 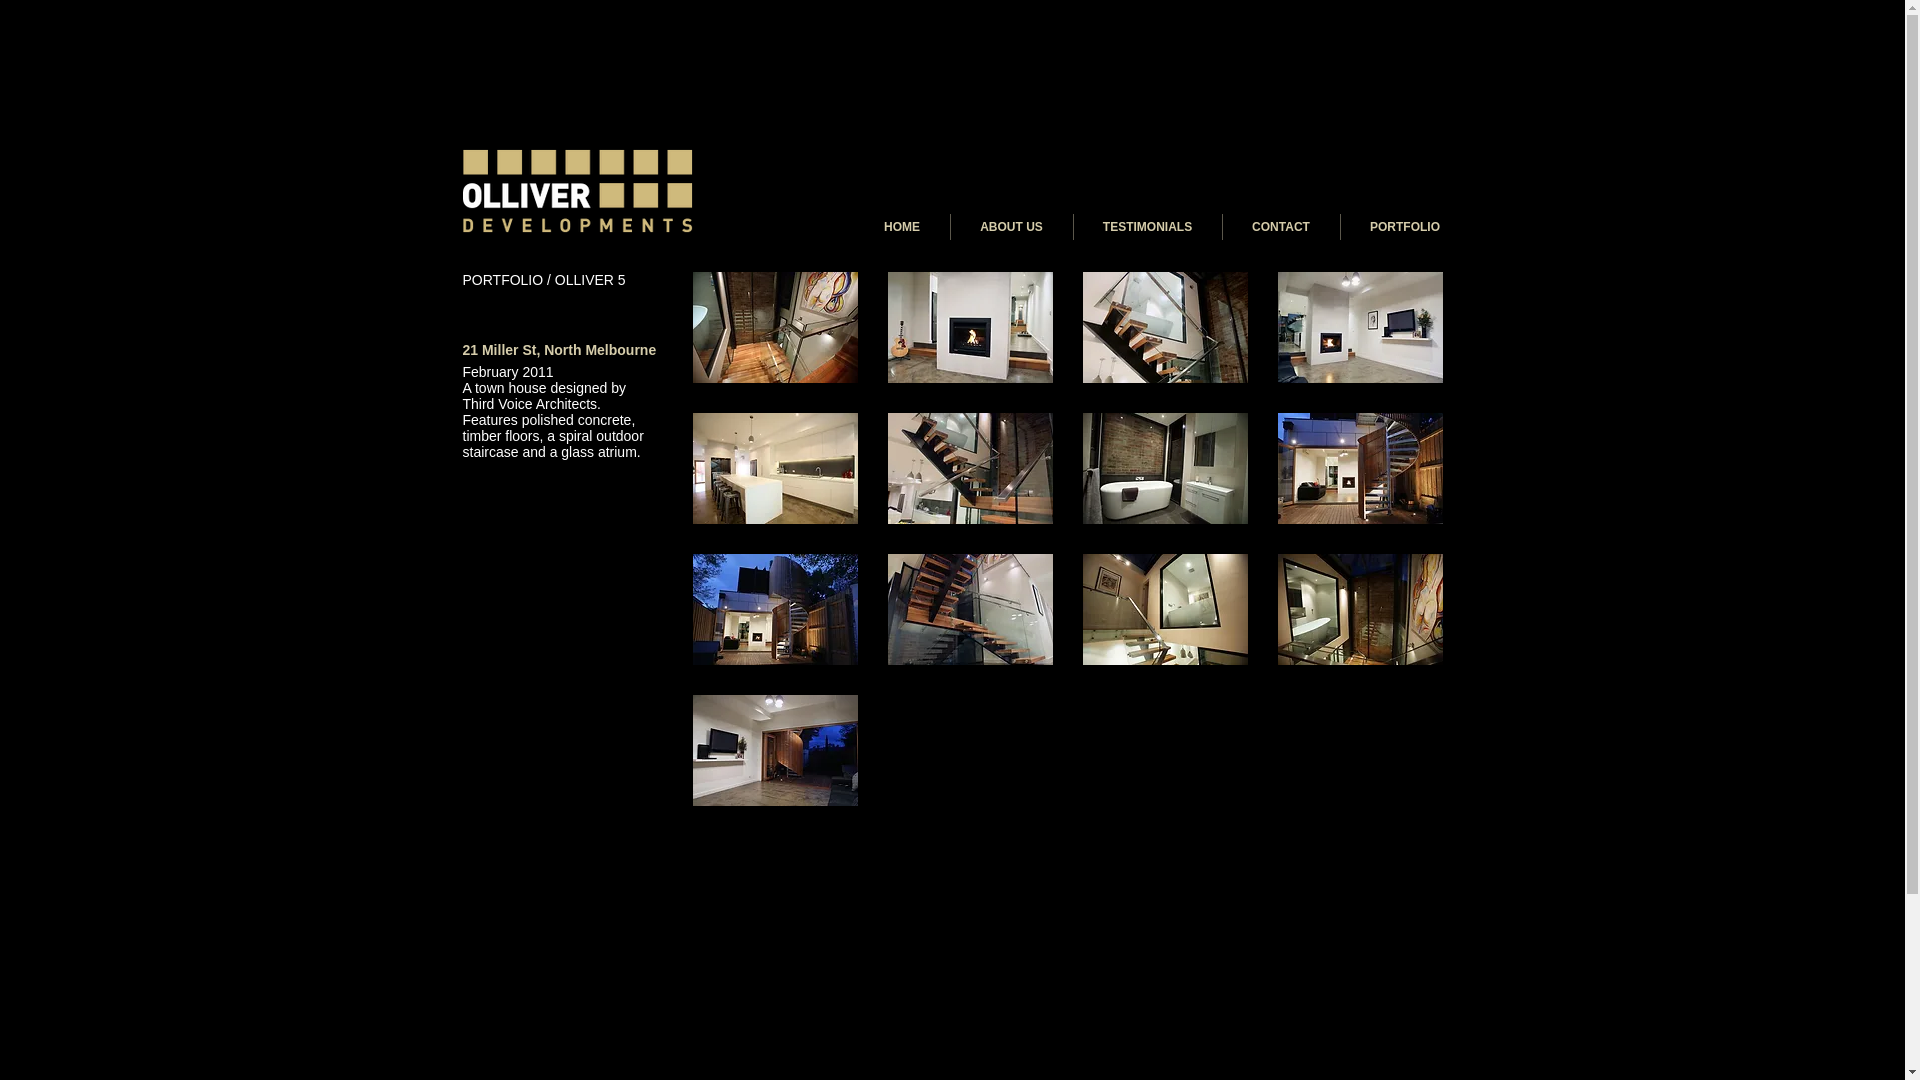 What do you see at coordinates (1403, 226) in the screenshot?
I see `'PORTFOLIO'` at bounding box center [1403, 226].